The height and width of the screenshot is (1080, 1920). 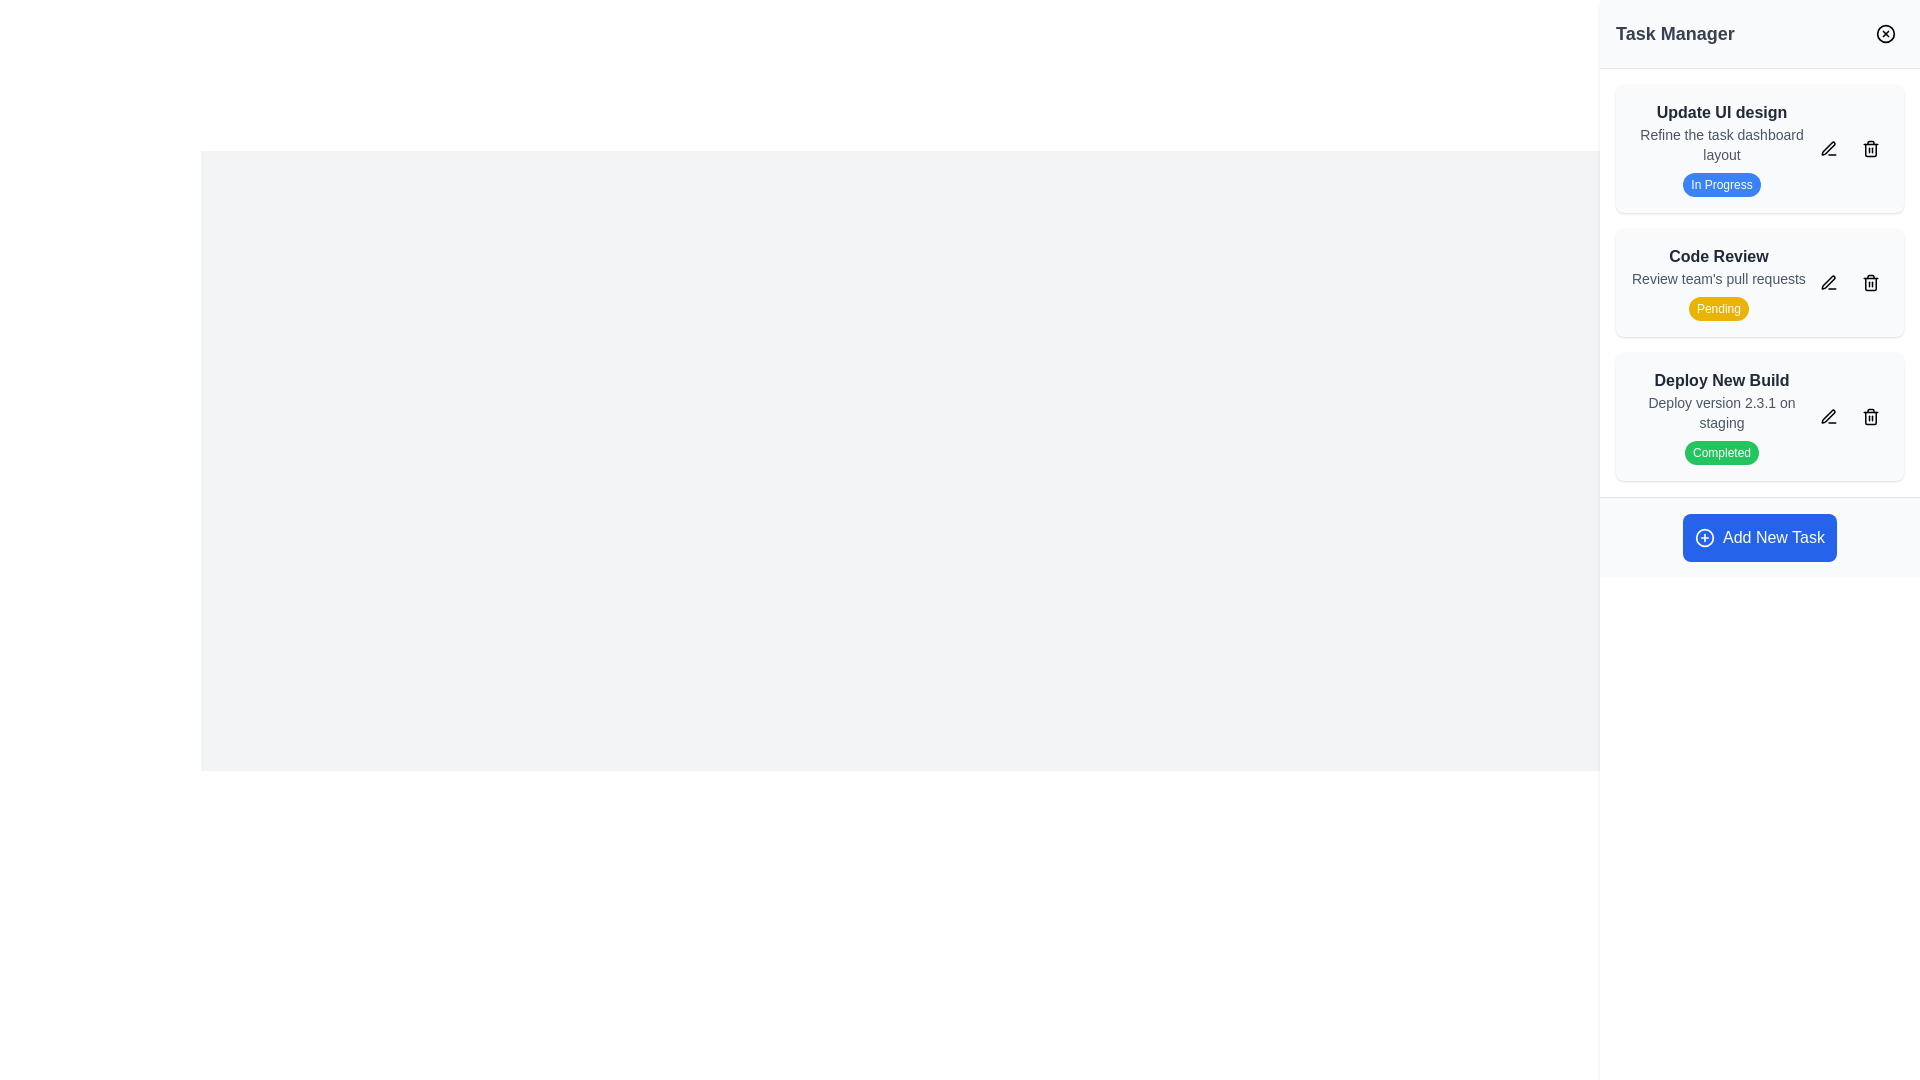 What do you see at coordinates (1828, 282) in the screenshot?
I see `the pen icon button located on the right side of the 'Code Review' task item` at bounding box center [1828, 282].